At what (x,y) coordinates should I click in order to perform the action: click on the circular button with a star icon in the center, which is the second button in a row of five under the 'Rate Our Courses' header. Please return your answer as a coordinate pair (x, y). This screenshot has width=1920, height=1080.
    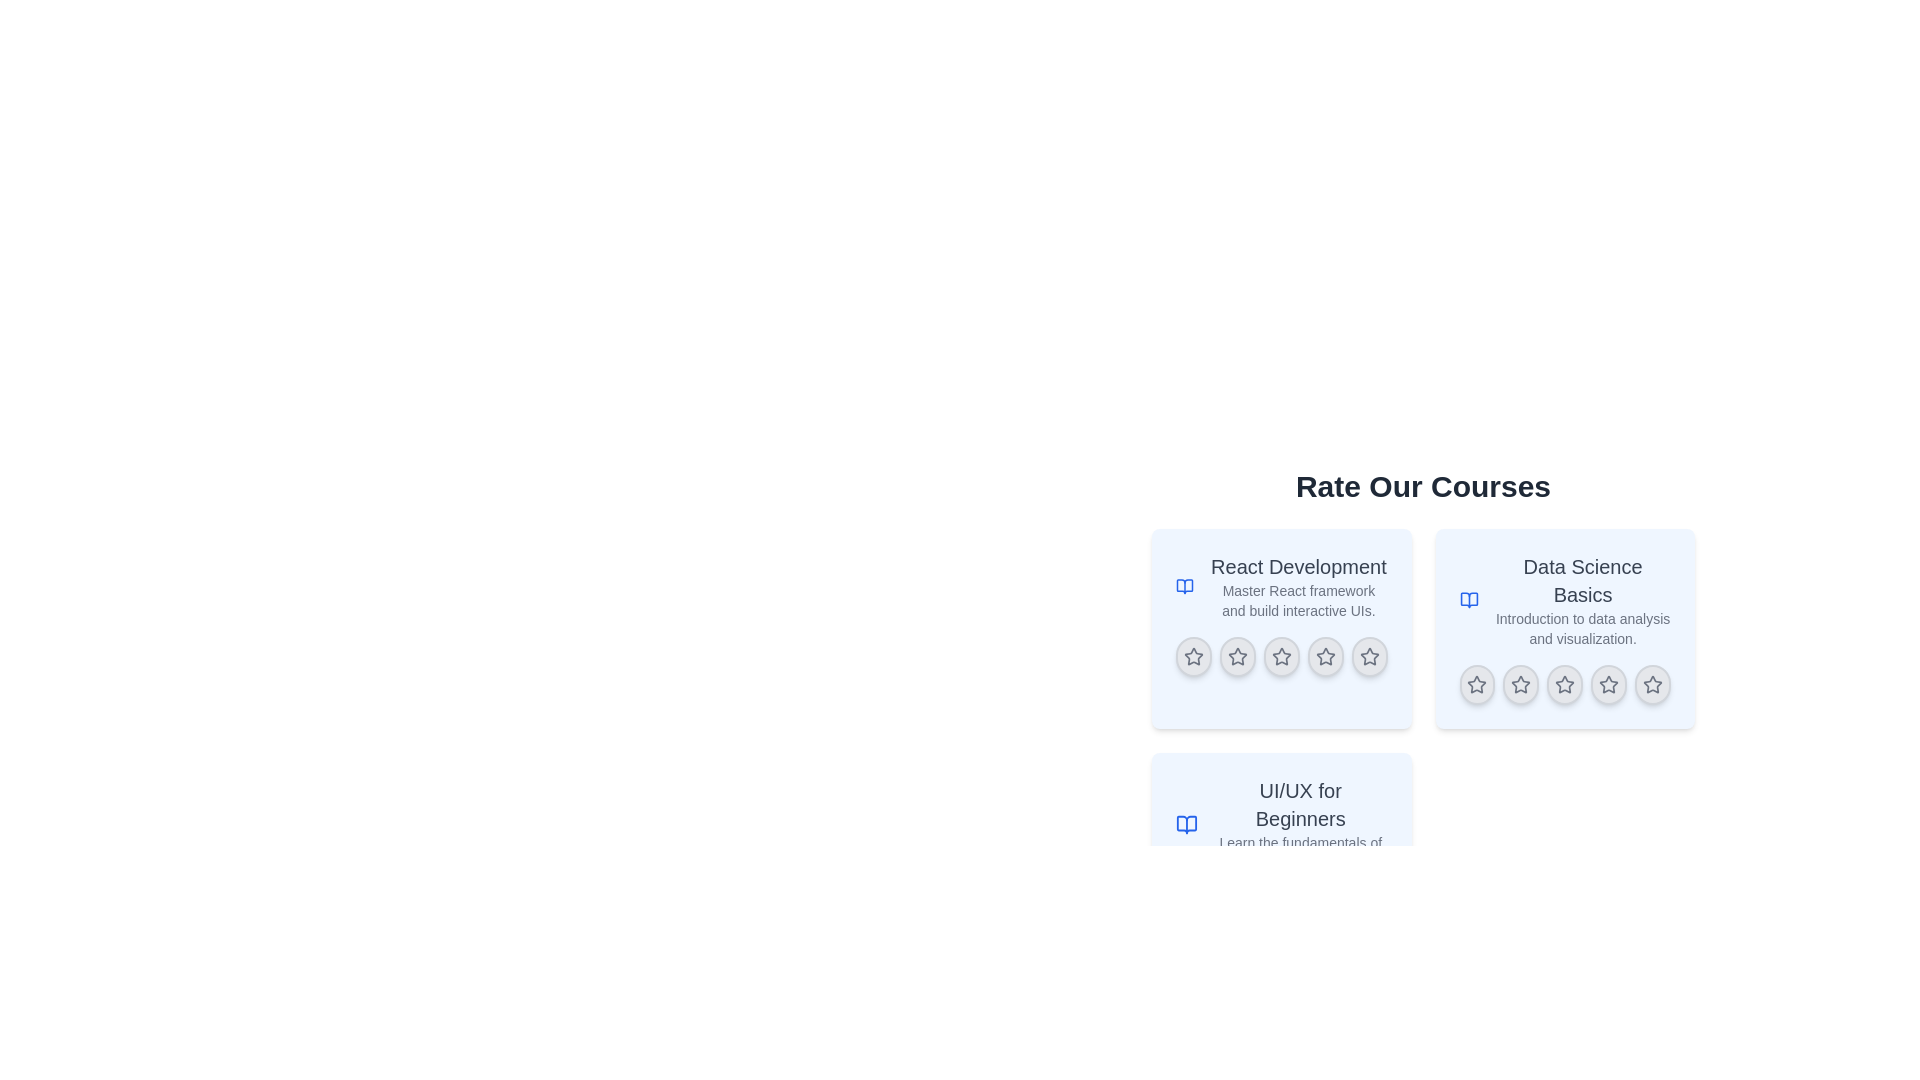
    Looking at the image, I should click on (1236, 656).